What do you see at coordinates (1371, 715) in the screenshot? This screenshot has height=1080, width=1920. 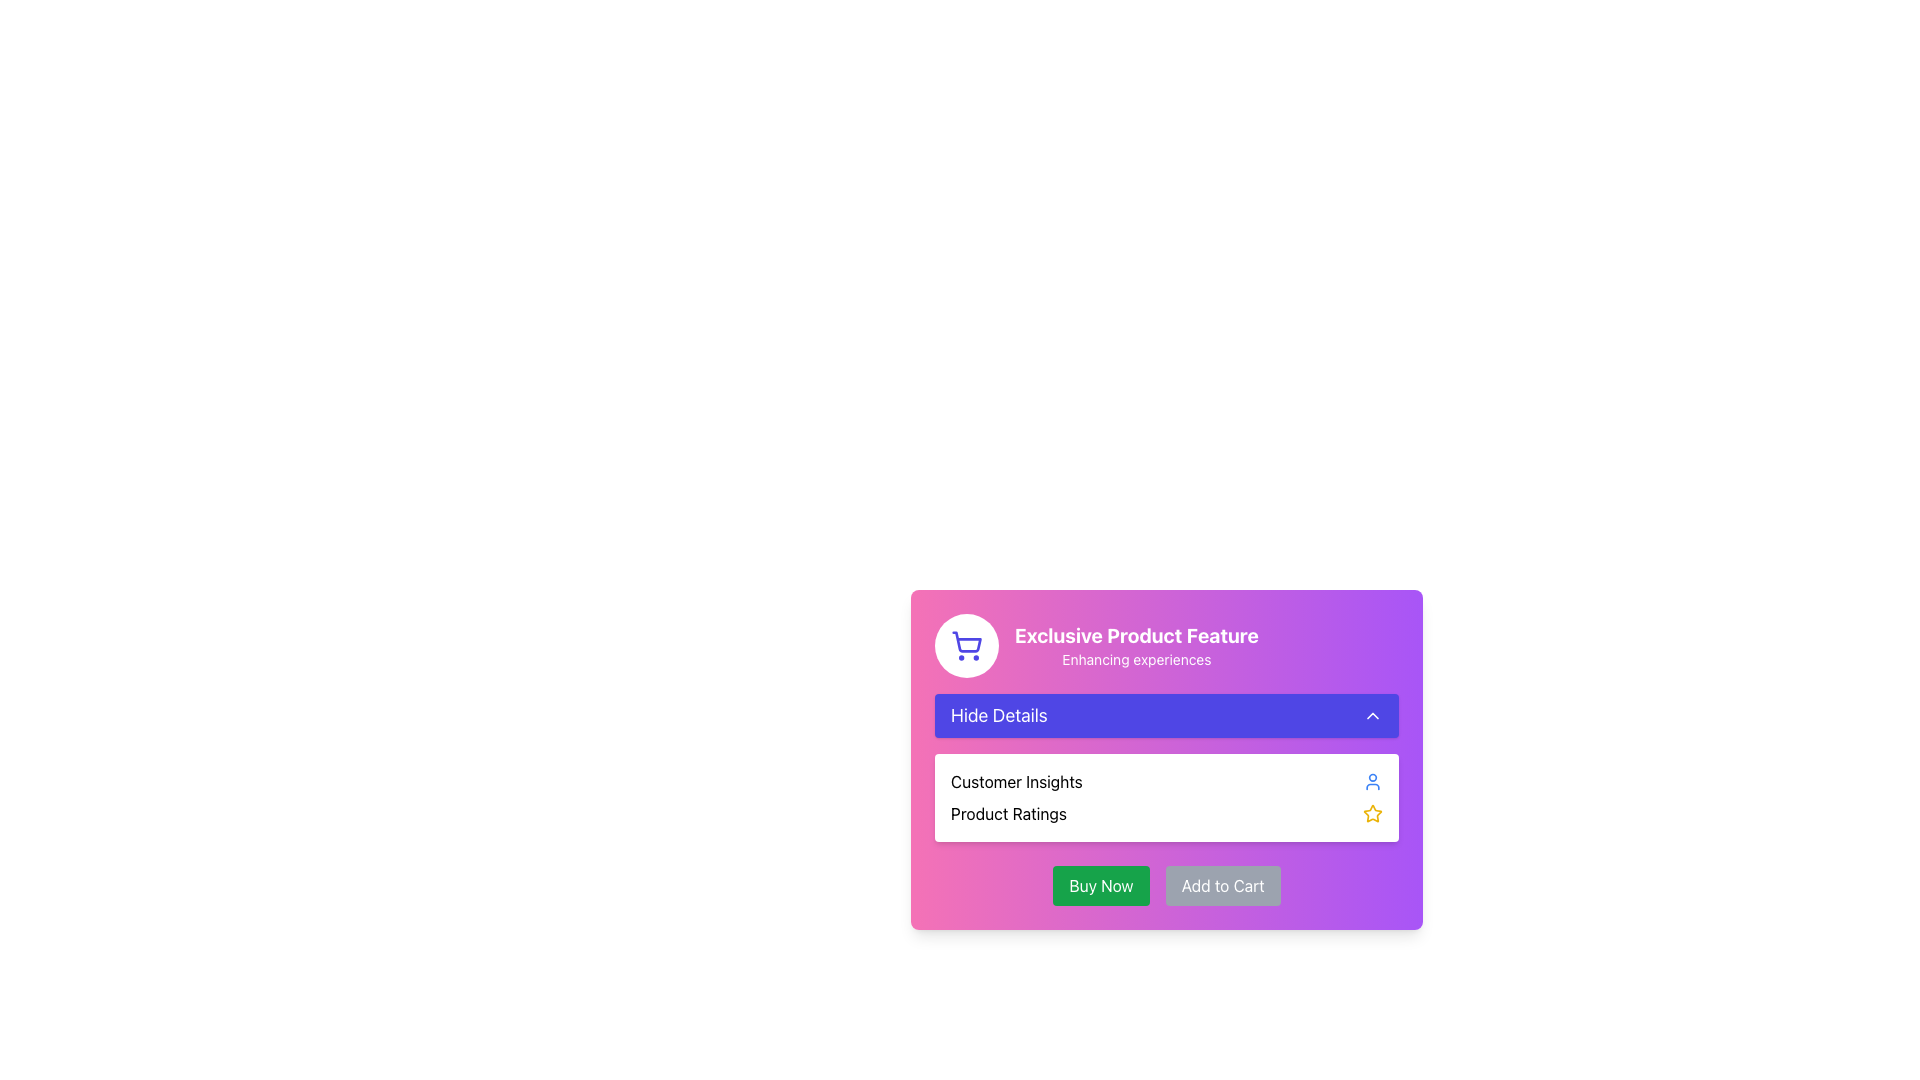 I see `the chevron icon located at the far-right side of the 'Hide Details' button` at bounding box center [1371, 715].